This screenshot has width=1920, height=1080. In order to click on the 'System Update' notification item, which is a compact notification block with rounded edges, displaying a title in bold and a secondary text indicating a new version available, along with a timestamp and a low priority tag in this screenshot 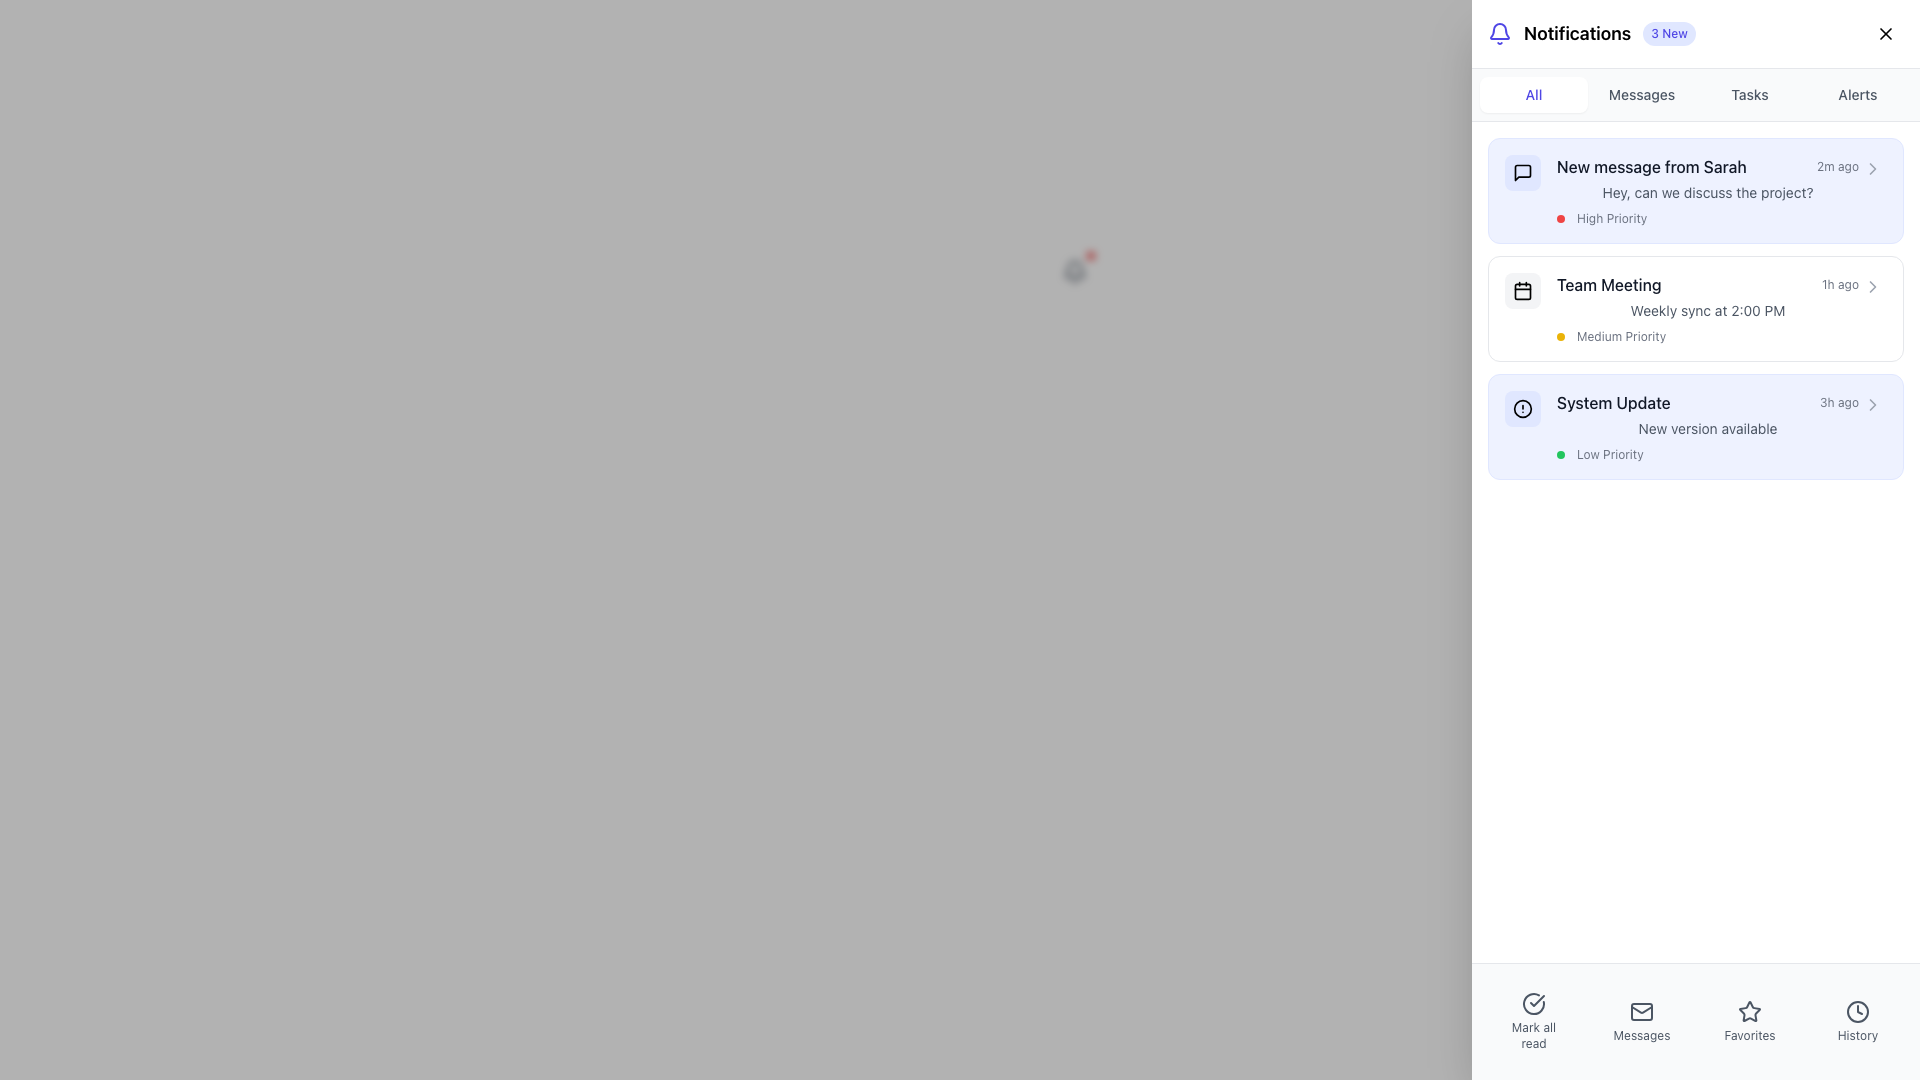, I will do `click(1707, 426)`.